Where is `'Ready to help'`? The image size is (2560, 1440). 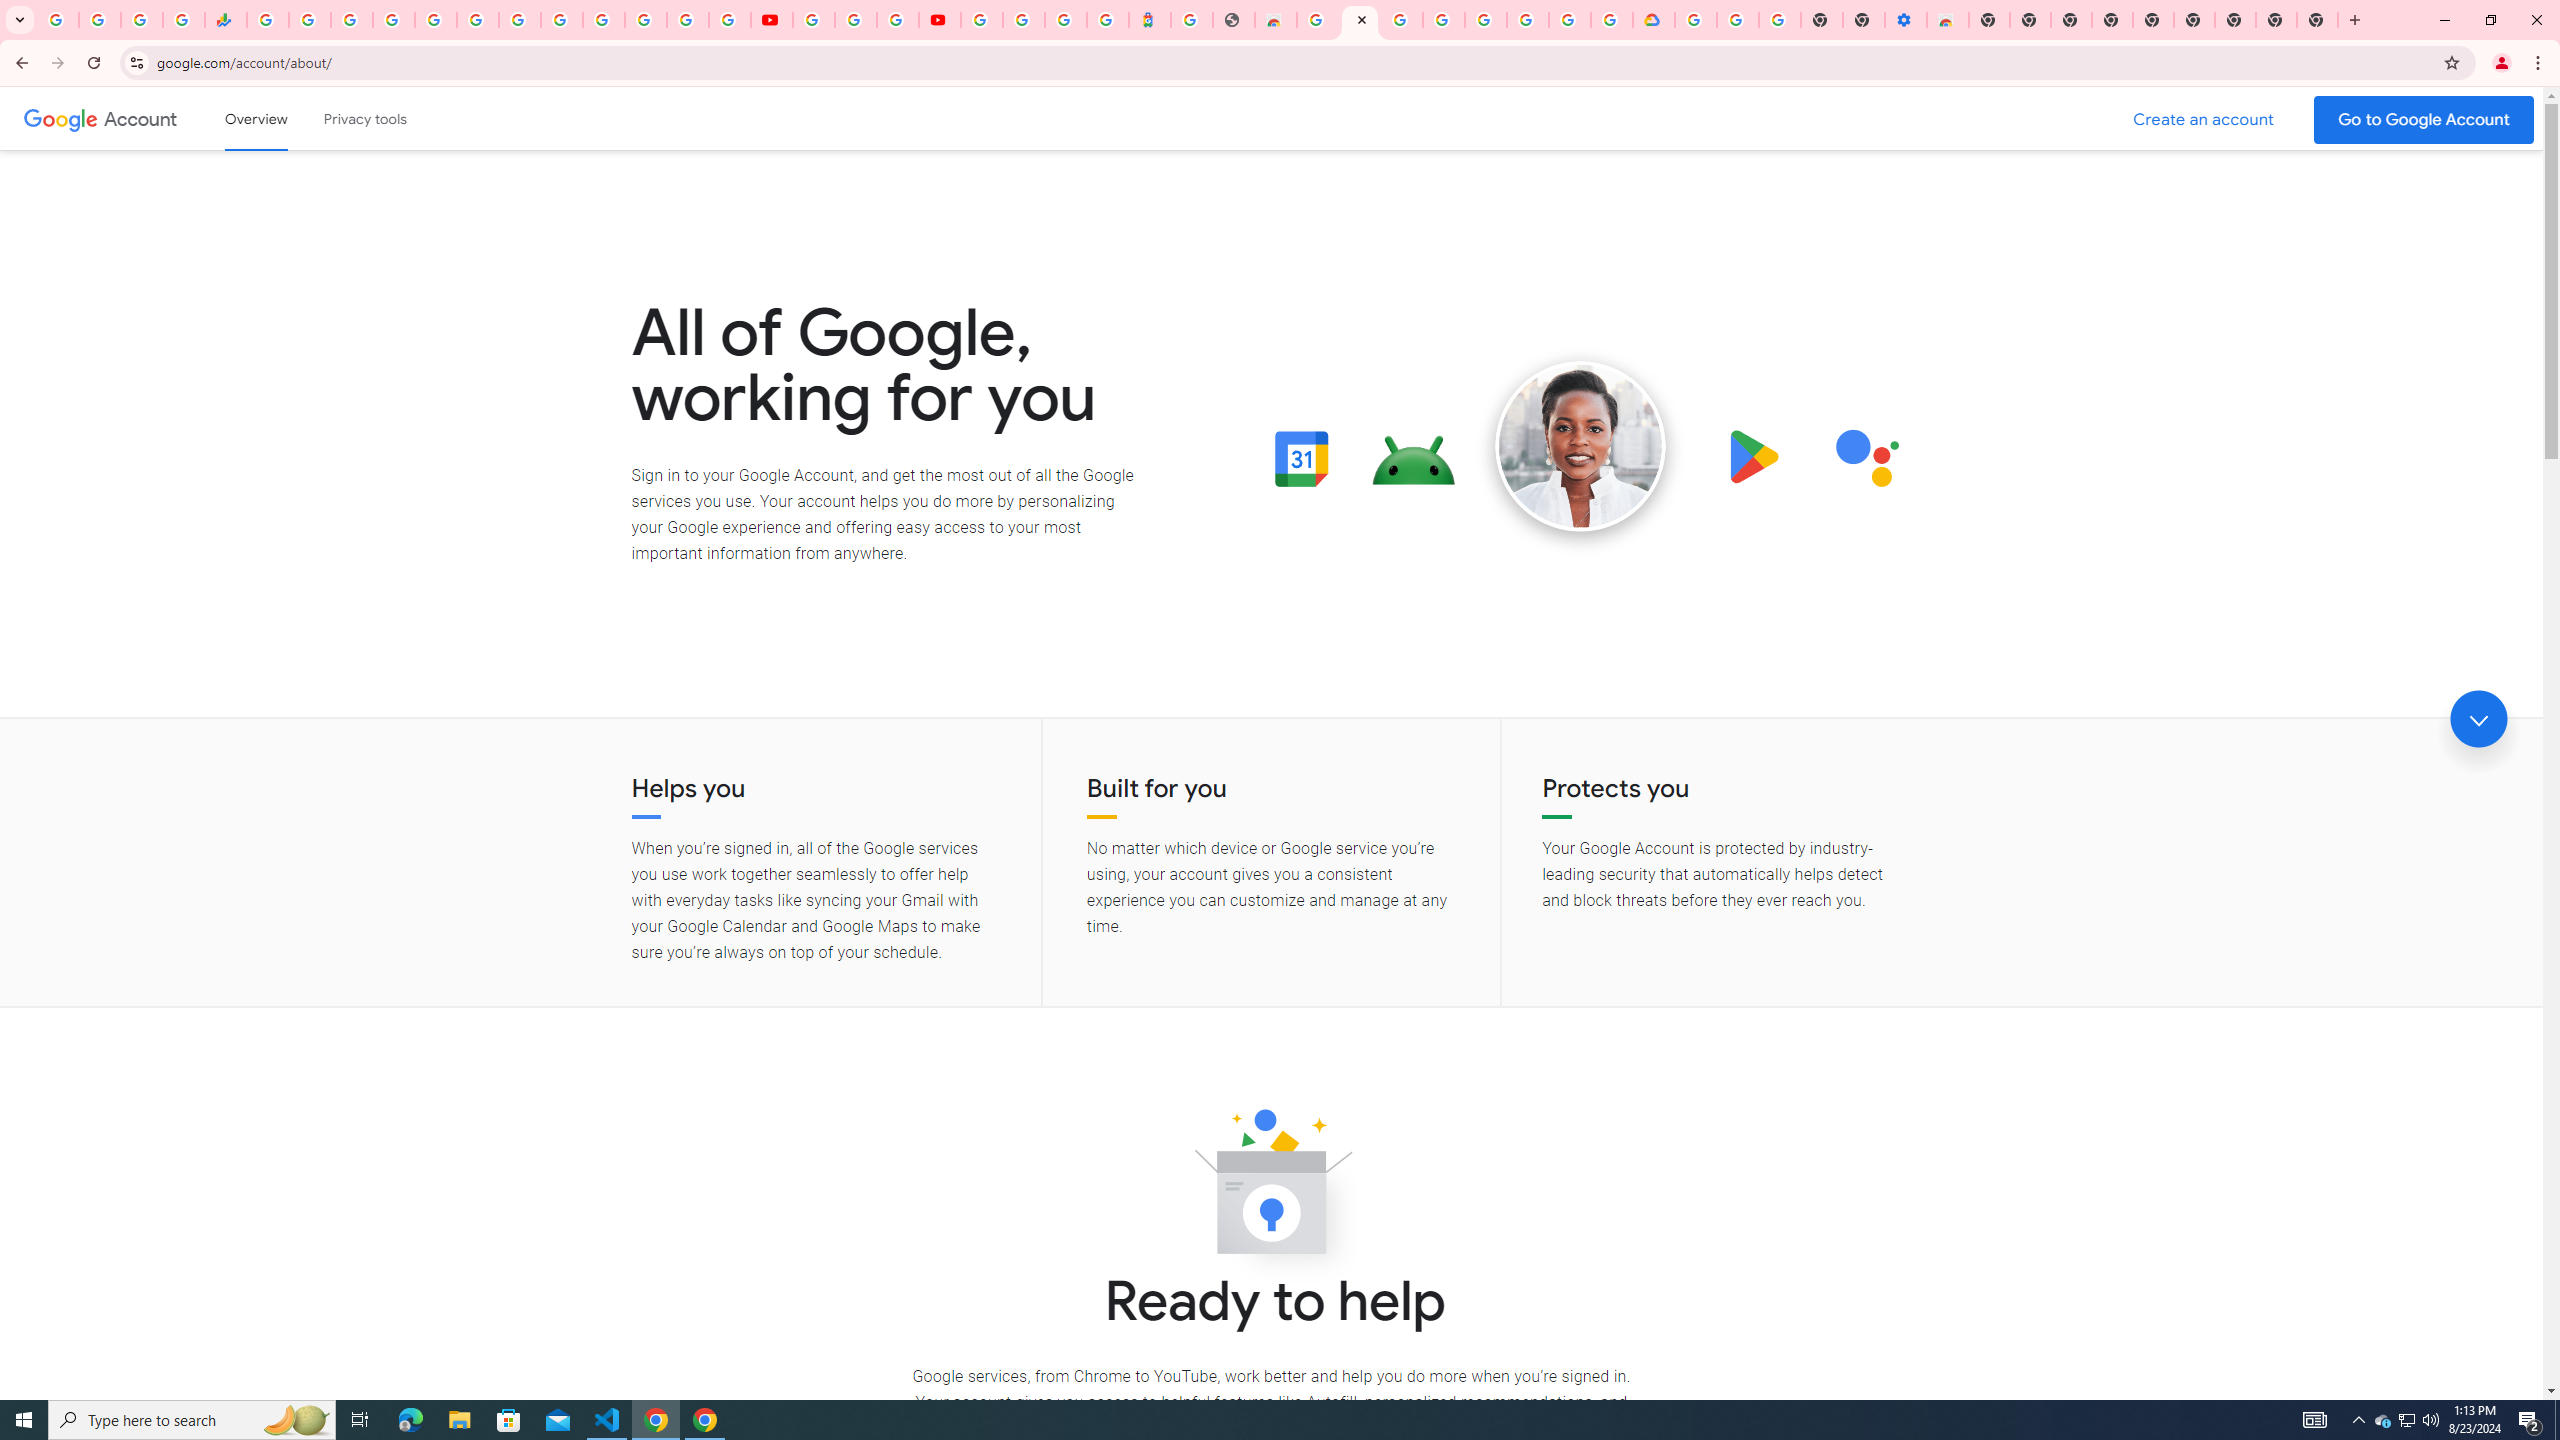 'Ready to help' is located at coordinates (1271, 1187).